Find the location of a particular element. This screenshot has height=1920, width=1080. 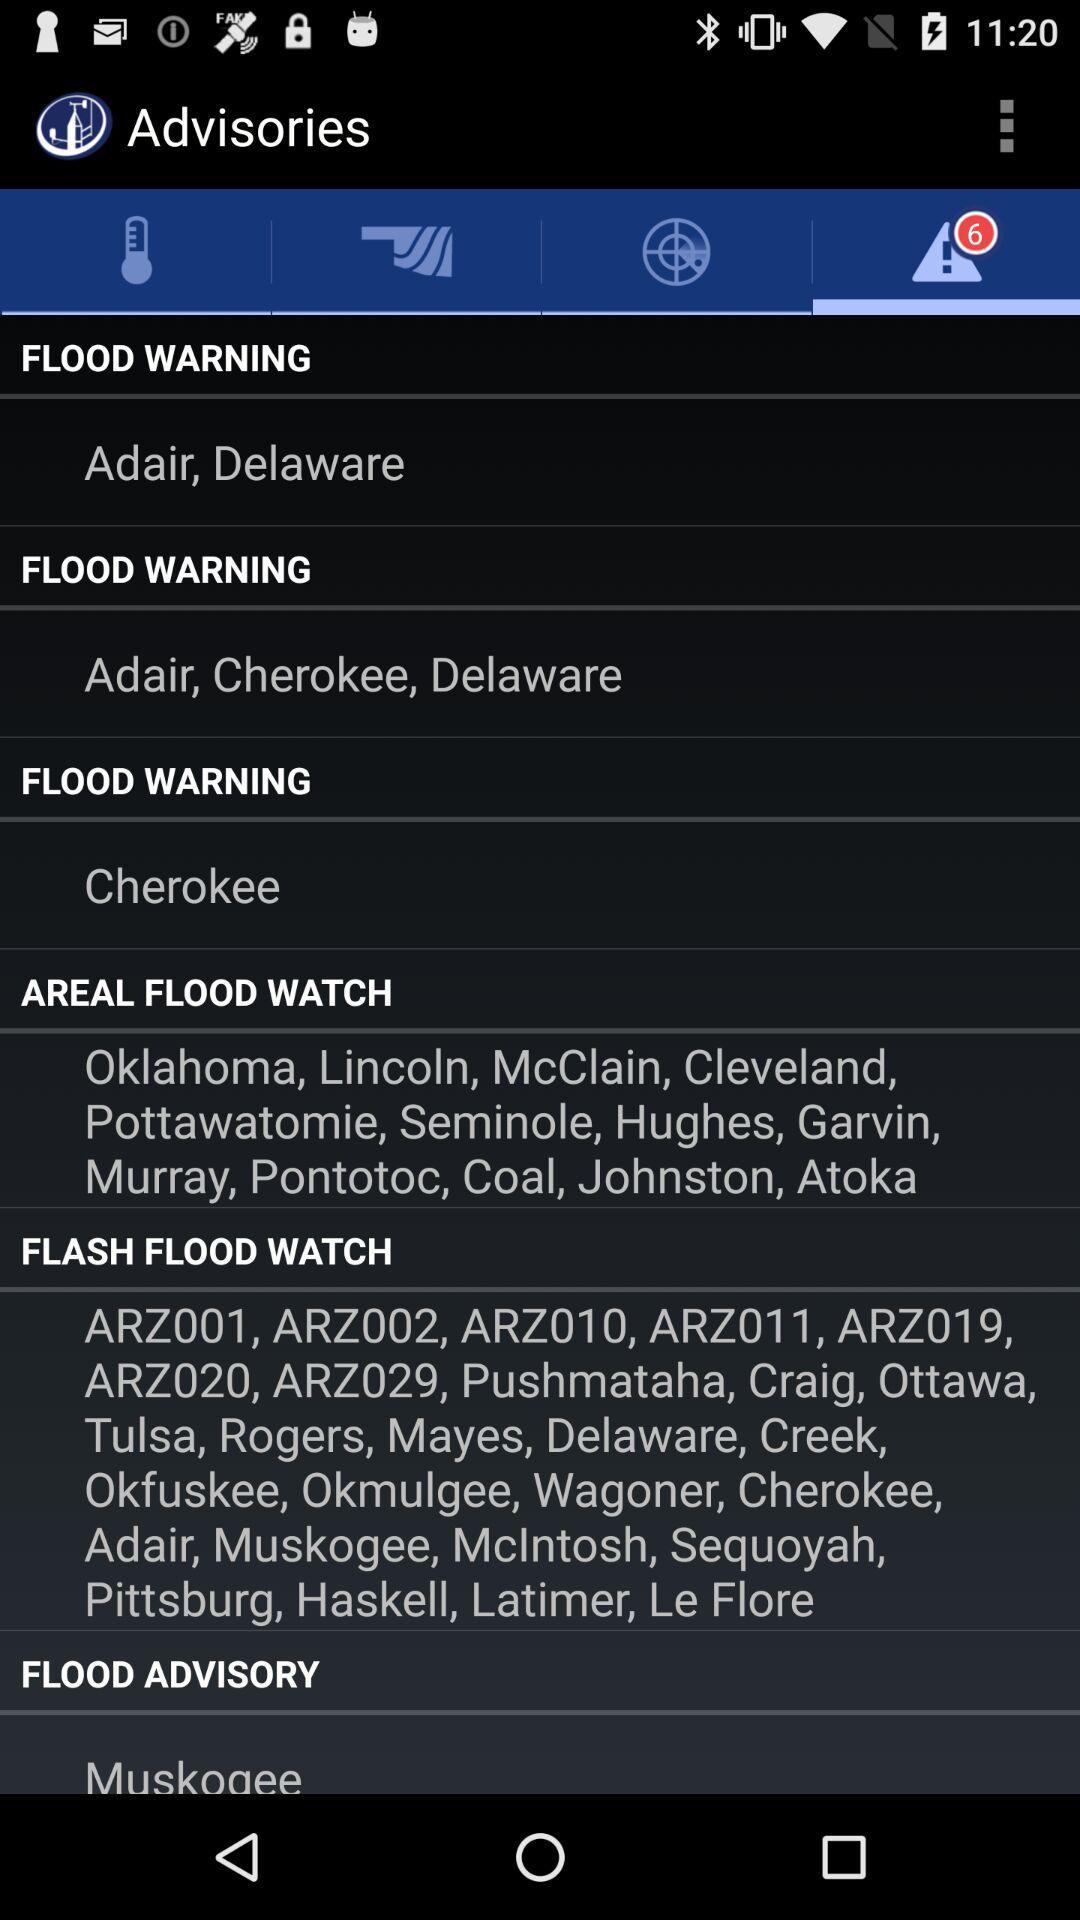

the icon below flash flood watch item is located at coordinates (540, 1460).